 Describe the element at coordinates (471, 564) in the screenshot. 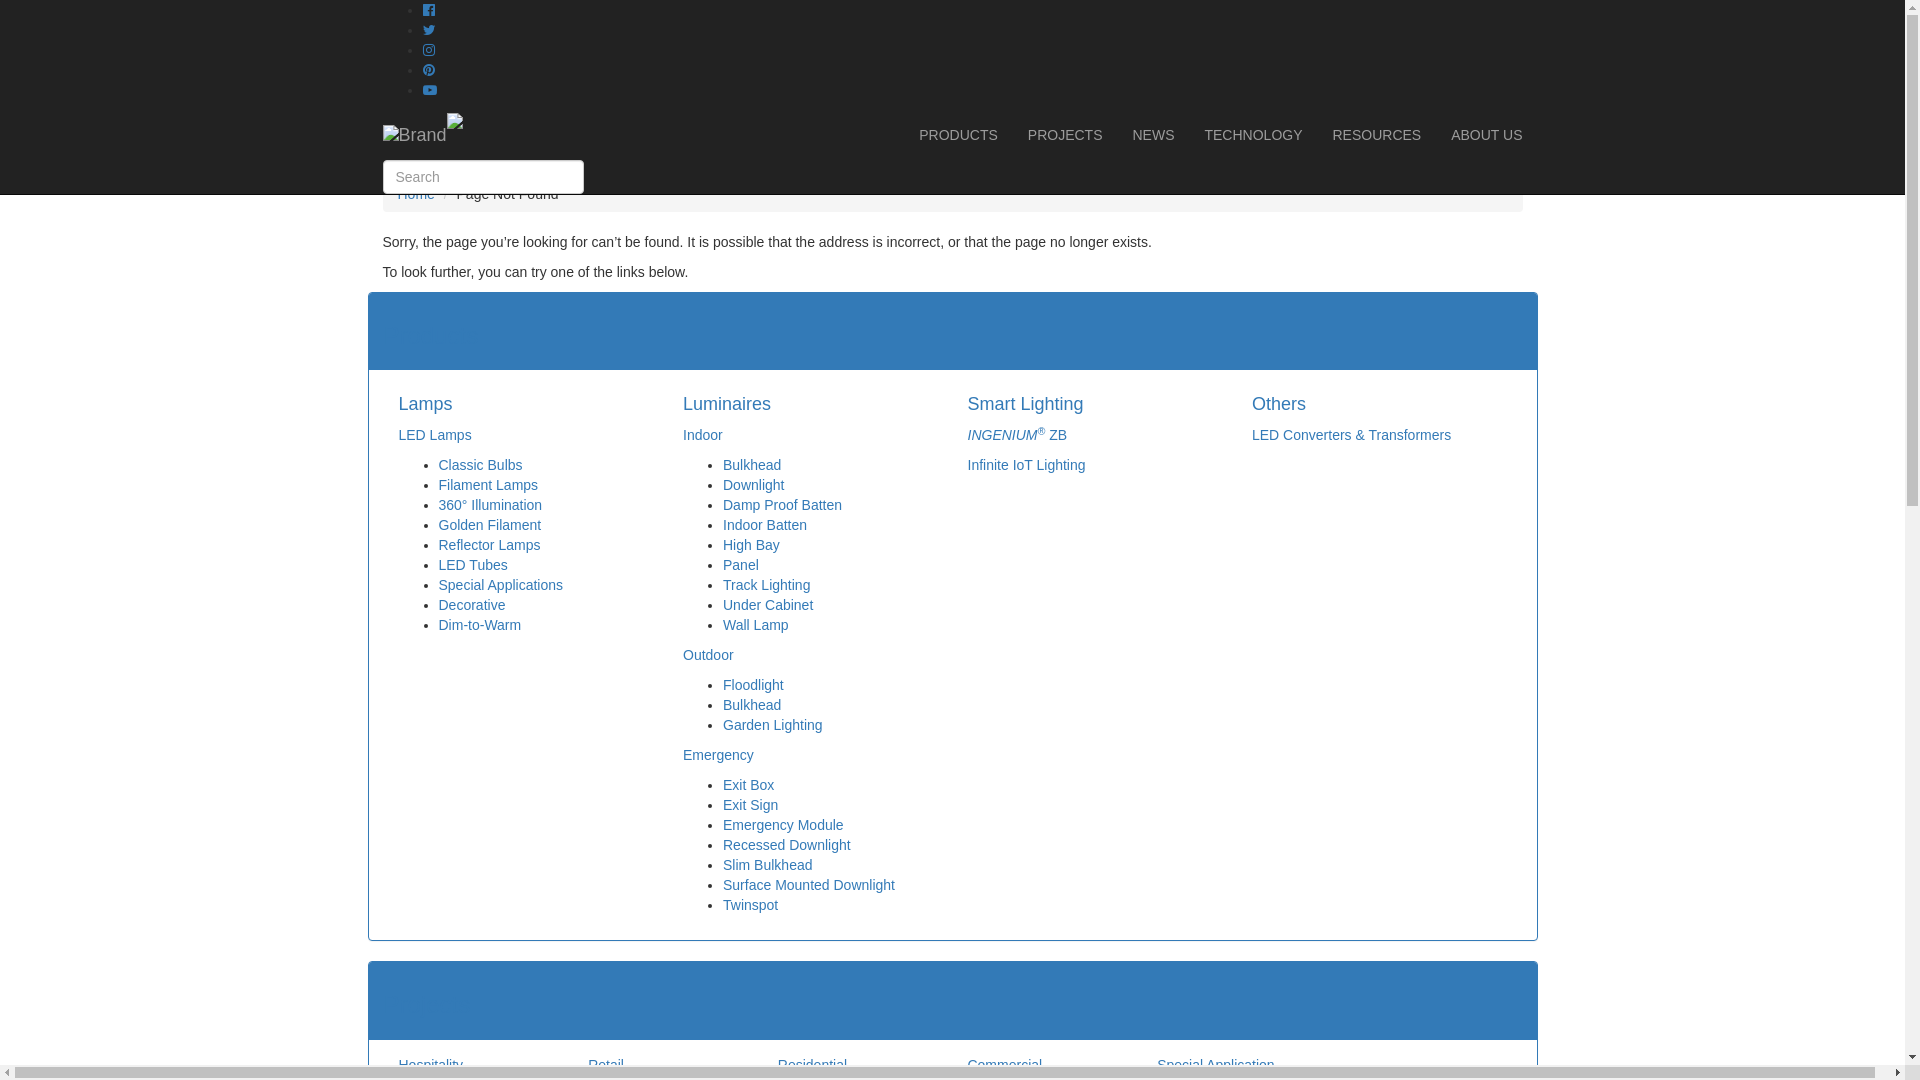

I see `'LED Tubes'` at that location.